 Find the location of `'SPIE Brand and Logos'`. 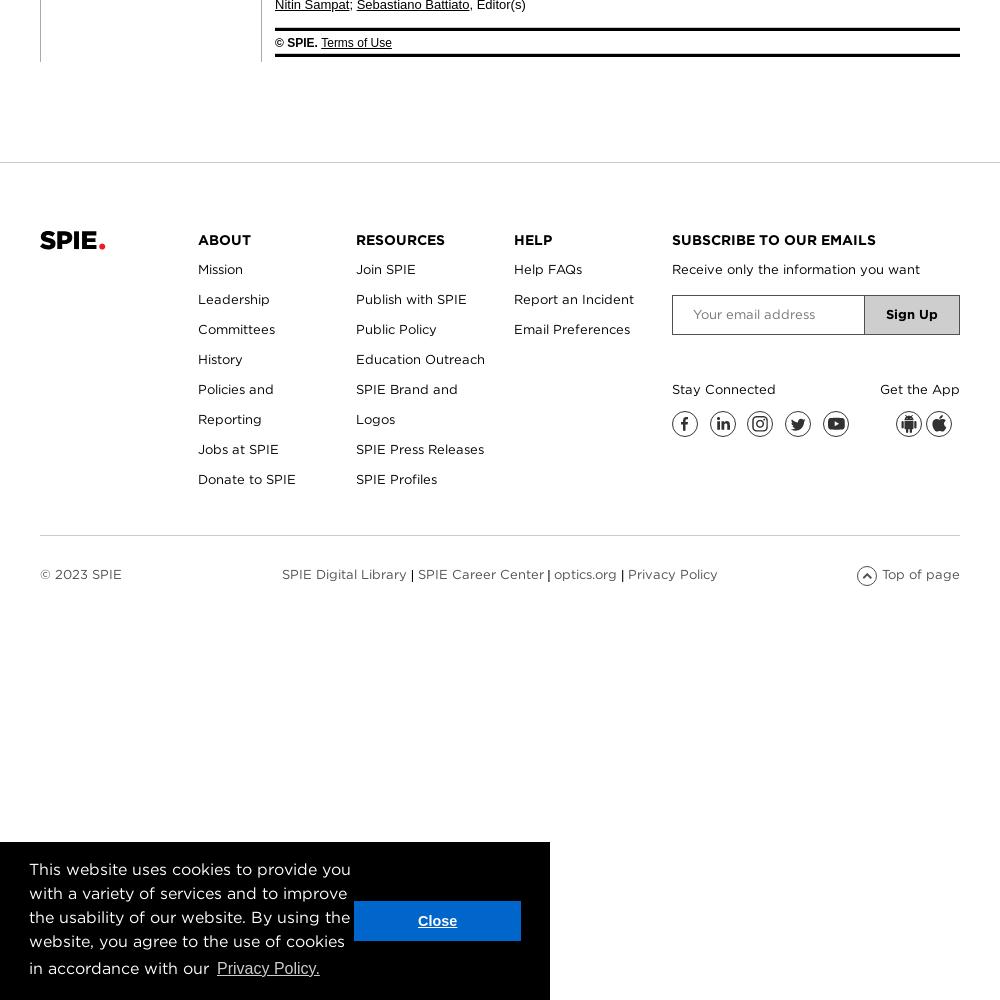

'SPIE Brand and Logos' is located at coordinates (355, 403).